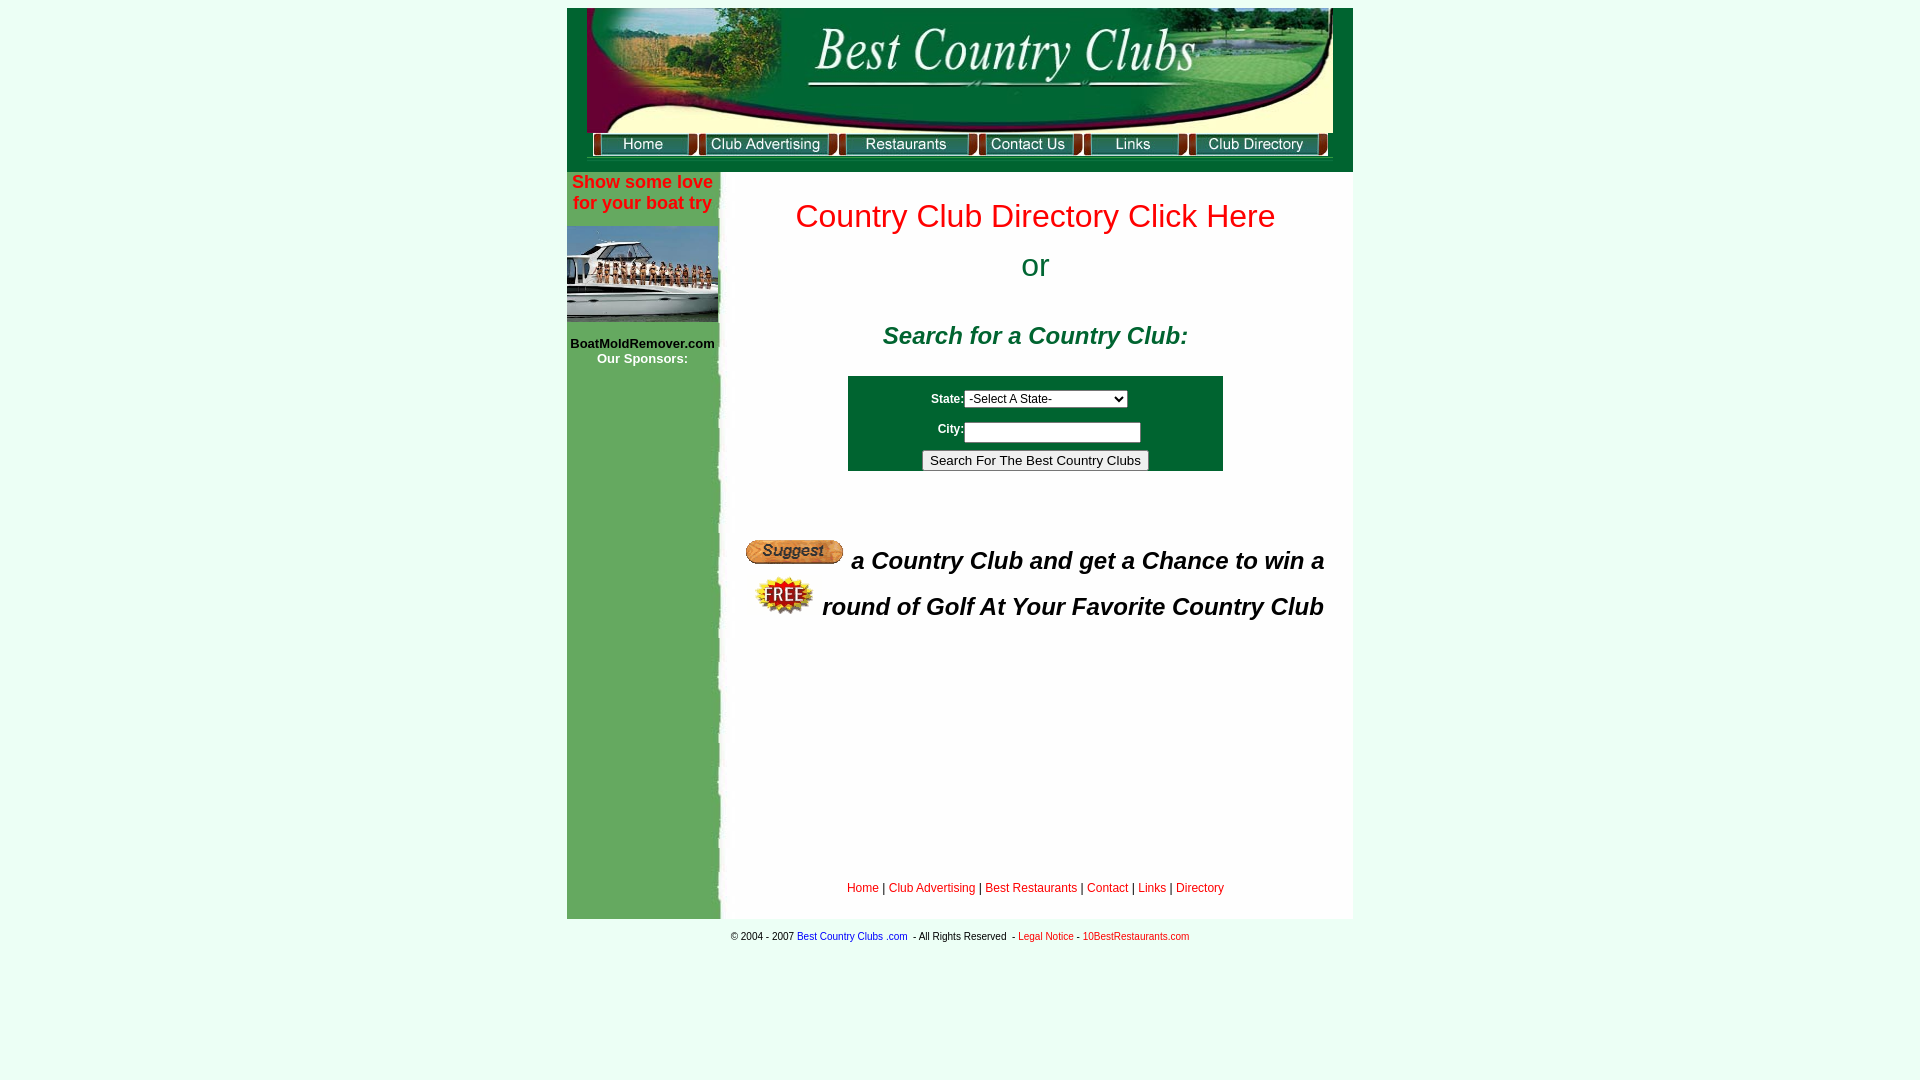 The image size is (1920, 1080). What do you see at coordinates (1152, 886) in the screenshot?
I see `'Links'` at bounding box center [1152, 886].